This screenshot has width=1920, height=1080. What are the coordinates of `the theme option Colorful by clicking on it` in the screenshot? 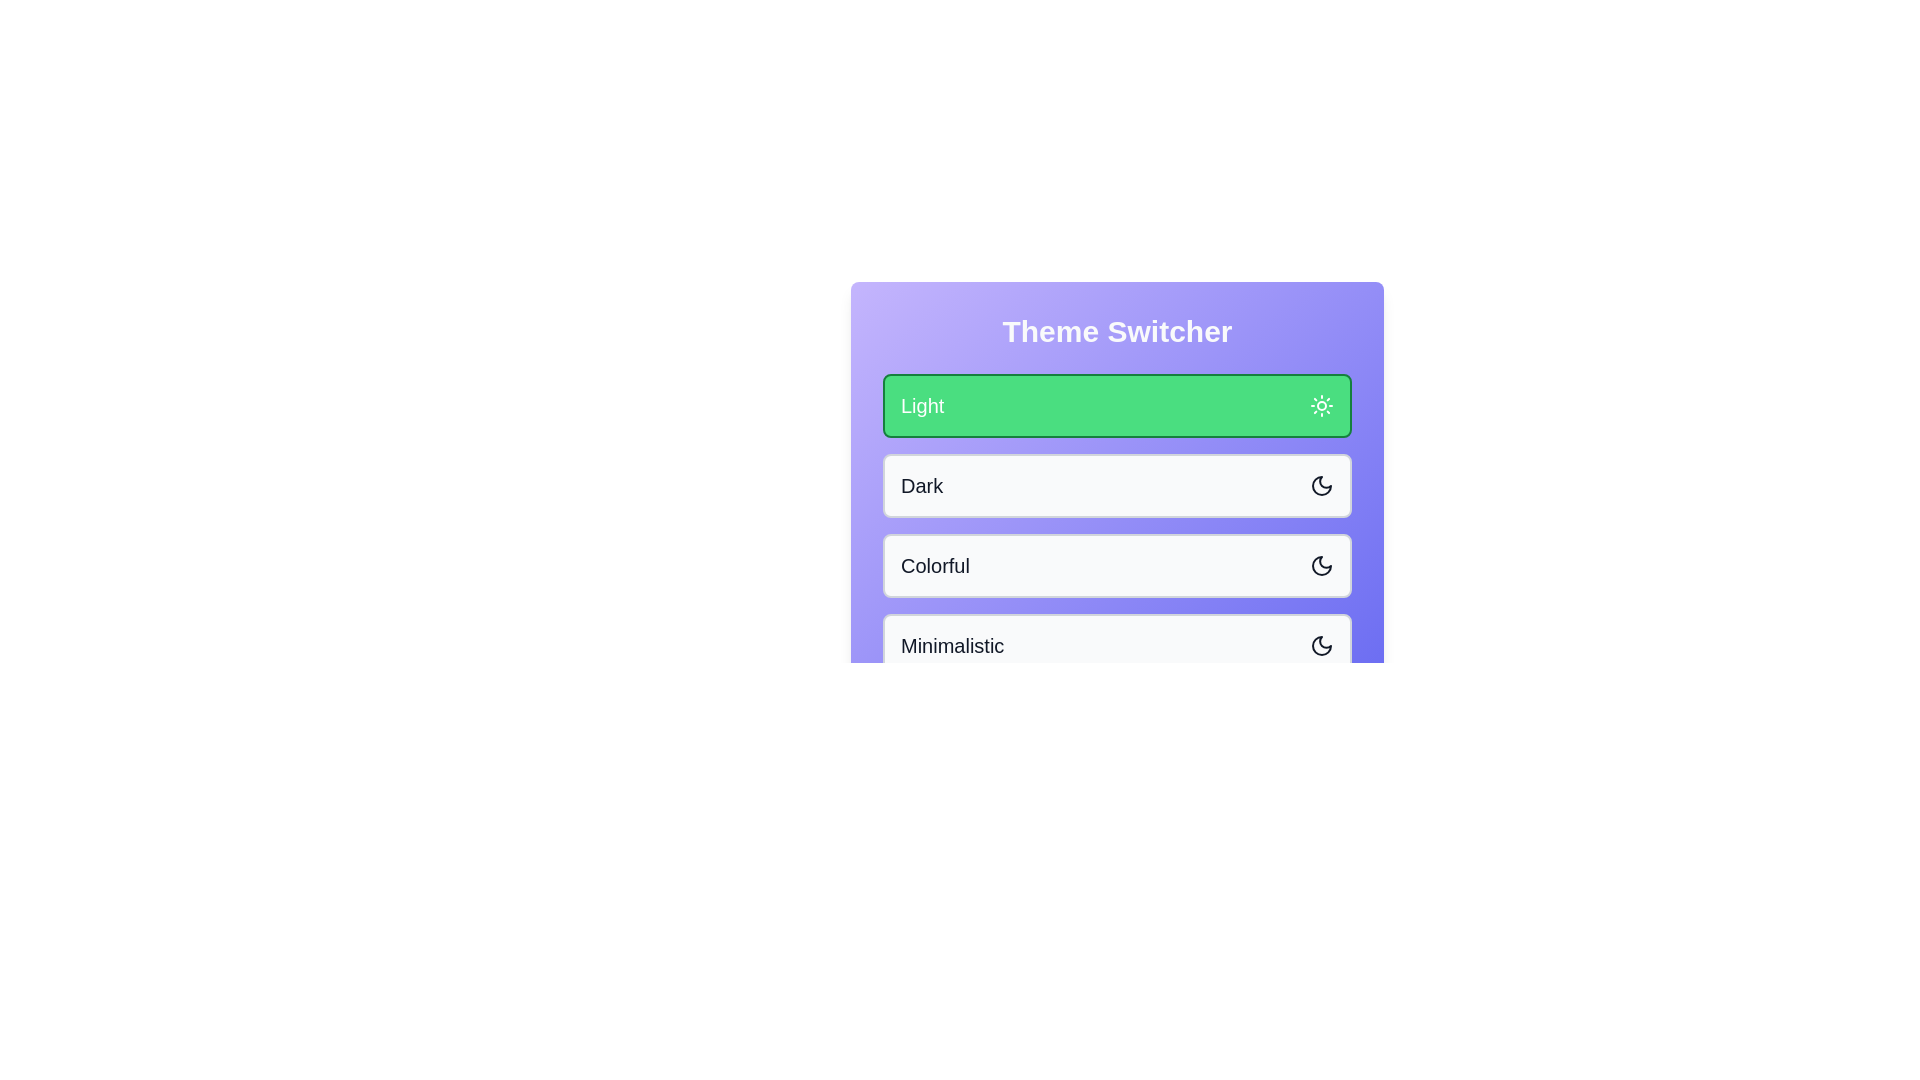 It's located at (1116, 566).